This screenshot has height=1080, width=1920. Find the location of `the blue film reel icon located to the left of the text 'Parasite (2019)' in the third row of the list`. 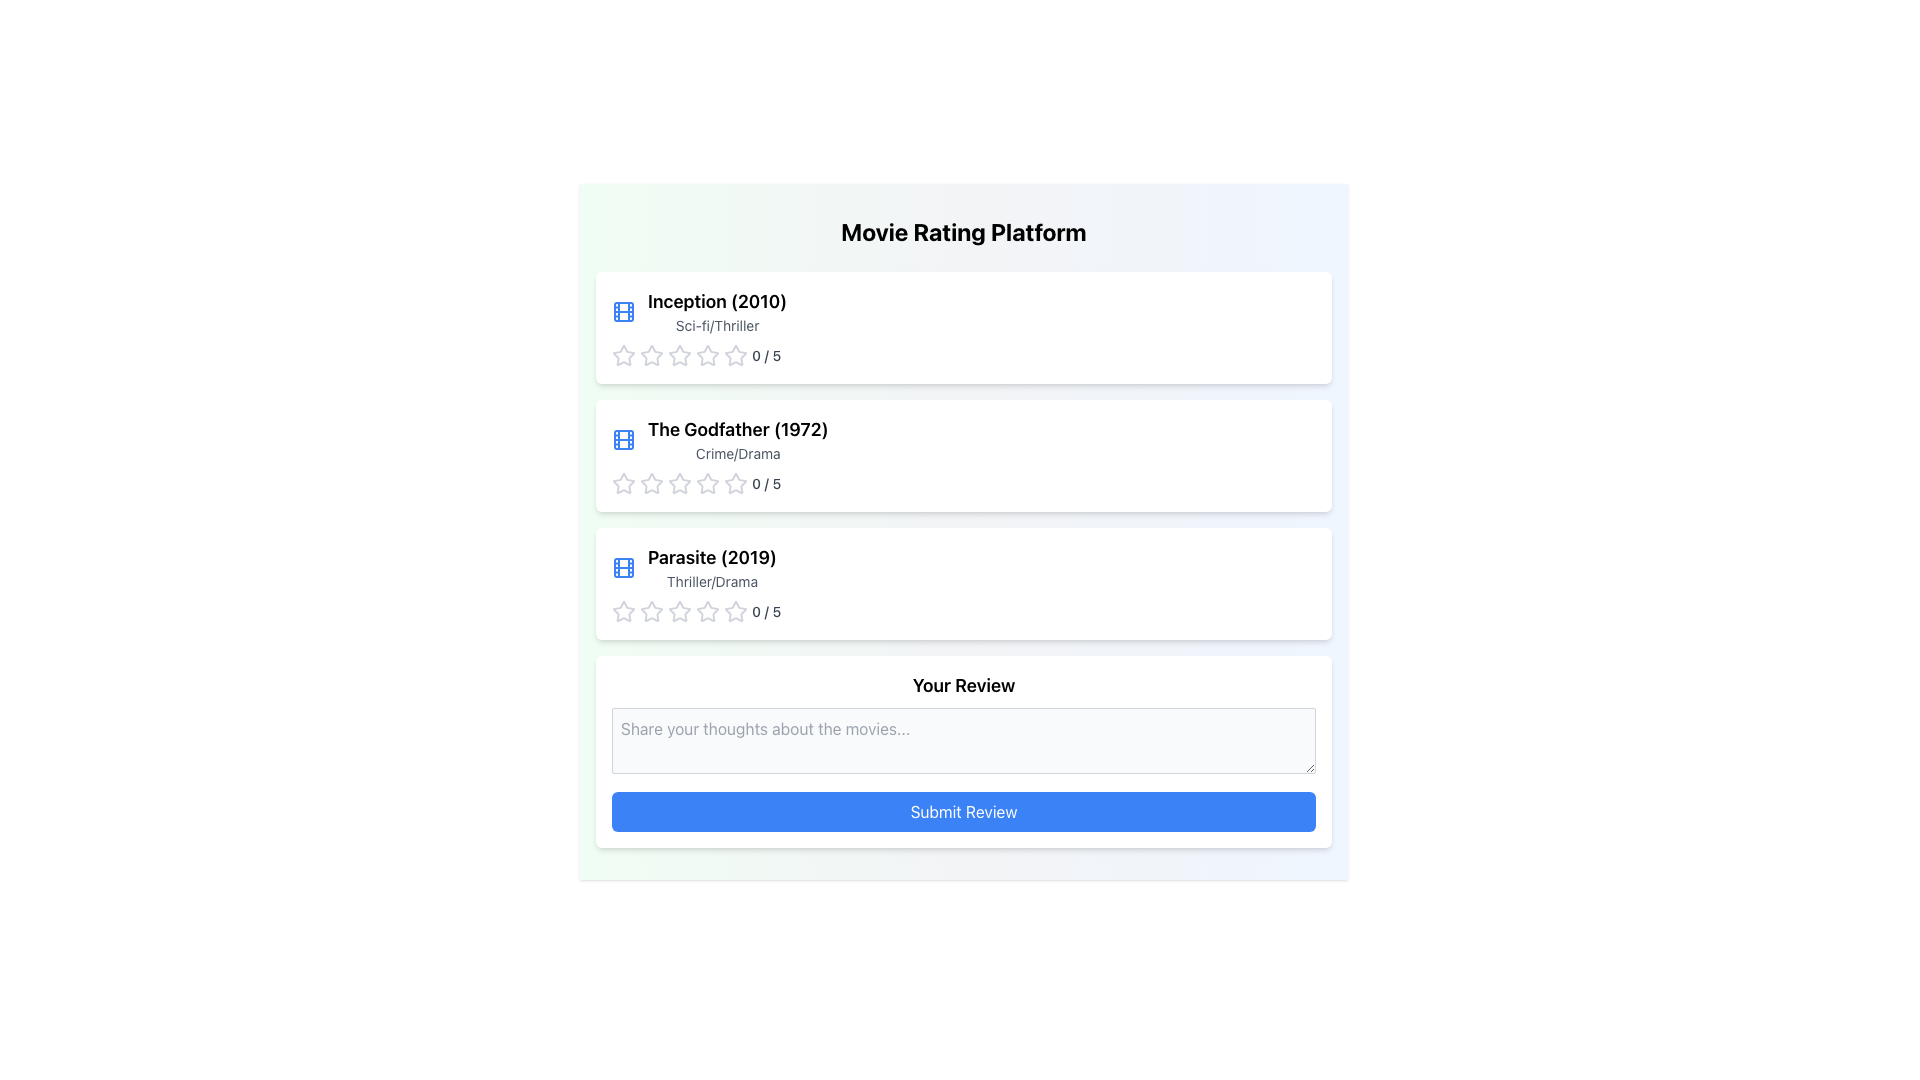

the blue film reel icon located to the left of the text 'Parasite (2019)' in the third row of the list is located at coordinates (623, 567).